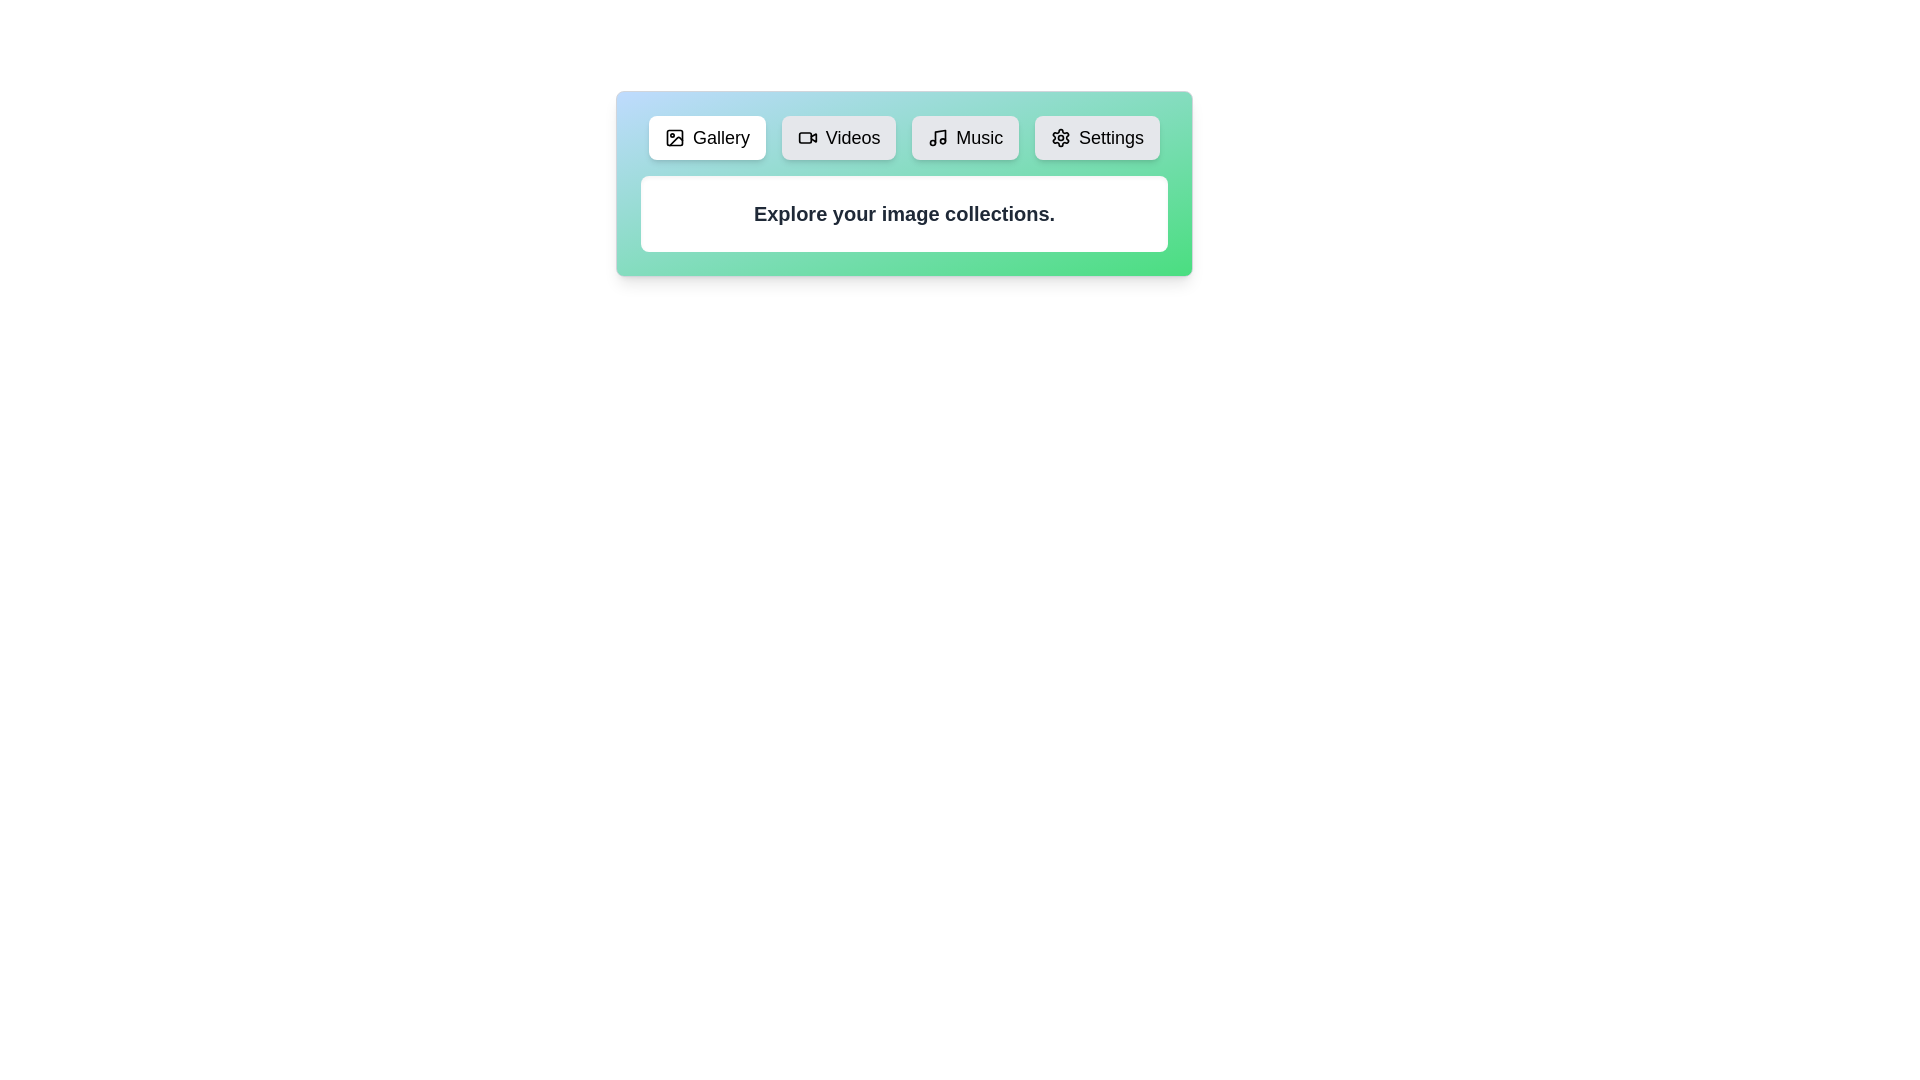  I want to click on the tab labeled Gallery to observe its hover effect, so click(707, 137).